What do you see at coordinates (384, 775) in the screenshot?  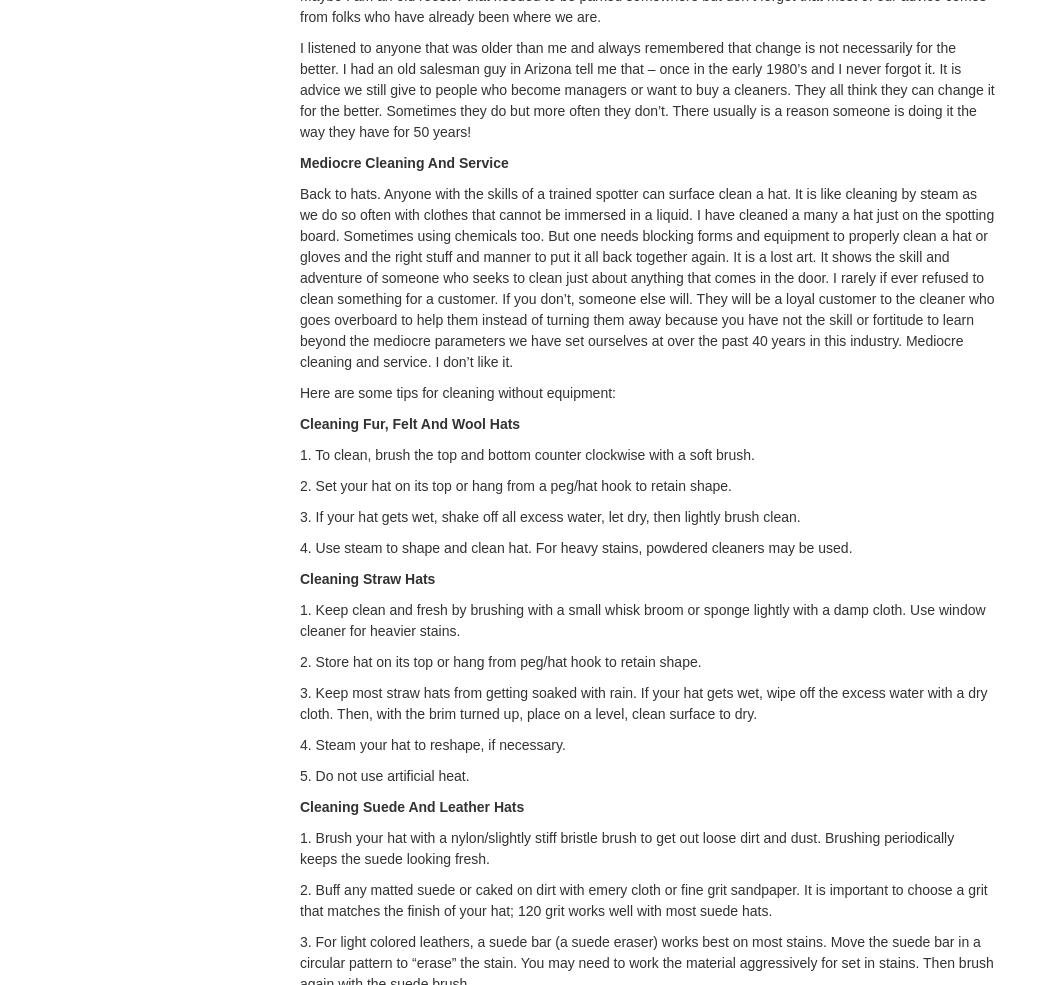 I see `'5. Do not use artificial heat.'` at bounding box center [384, 775].